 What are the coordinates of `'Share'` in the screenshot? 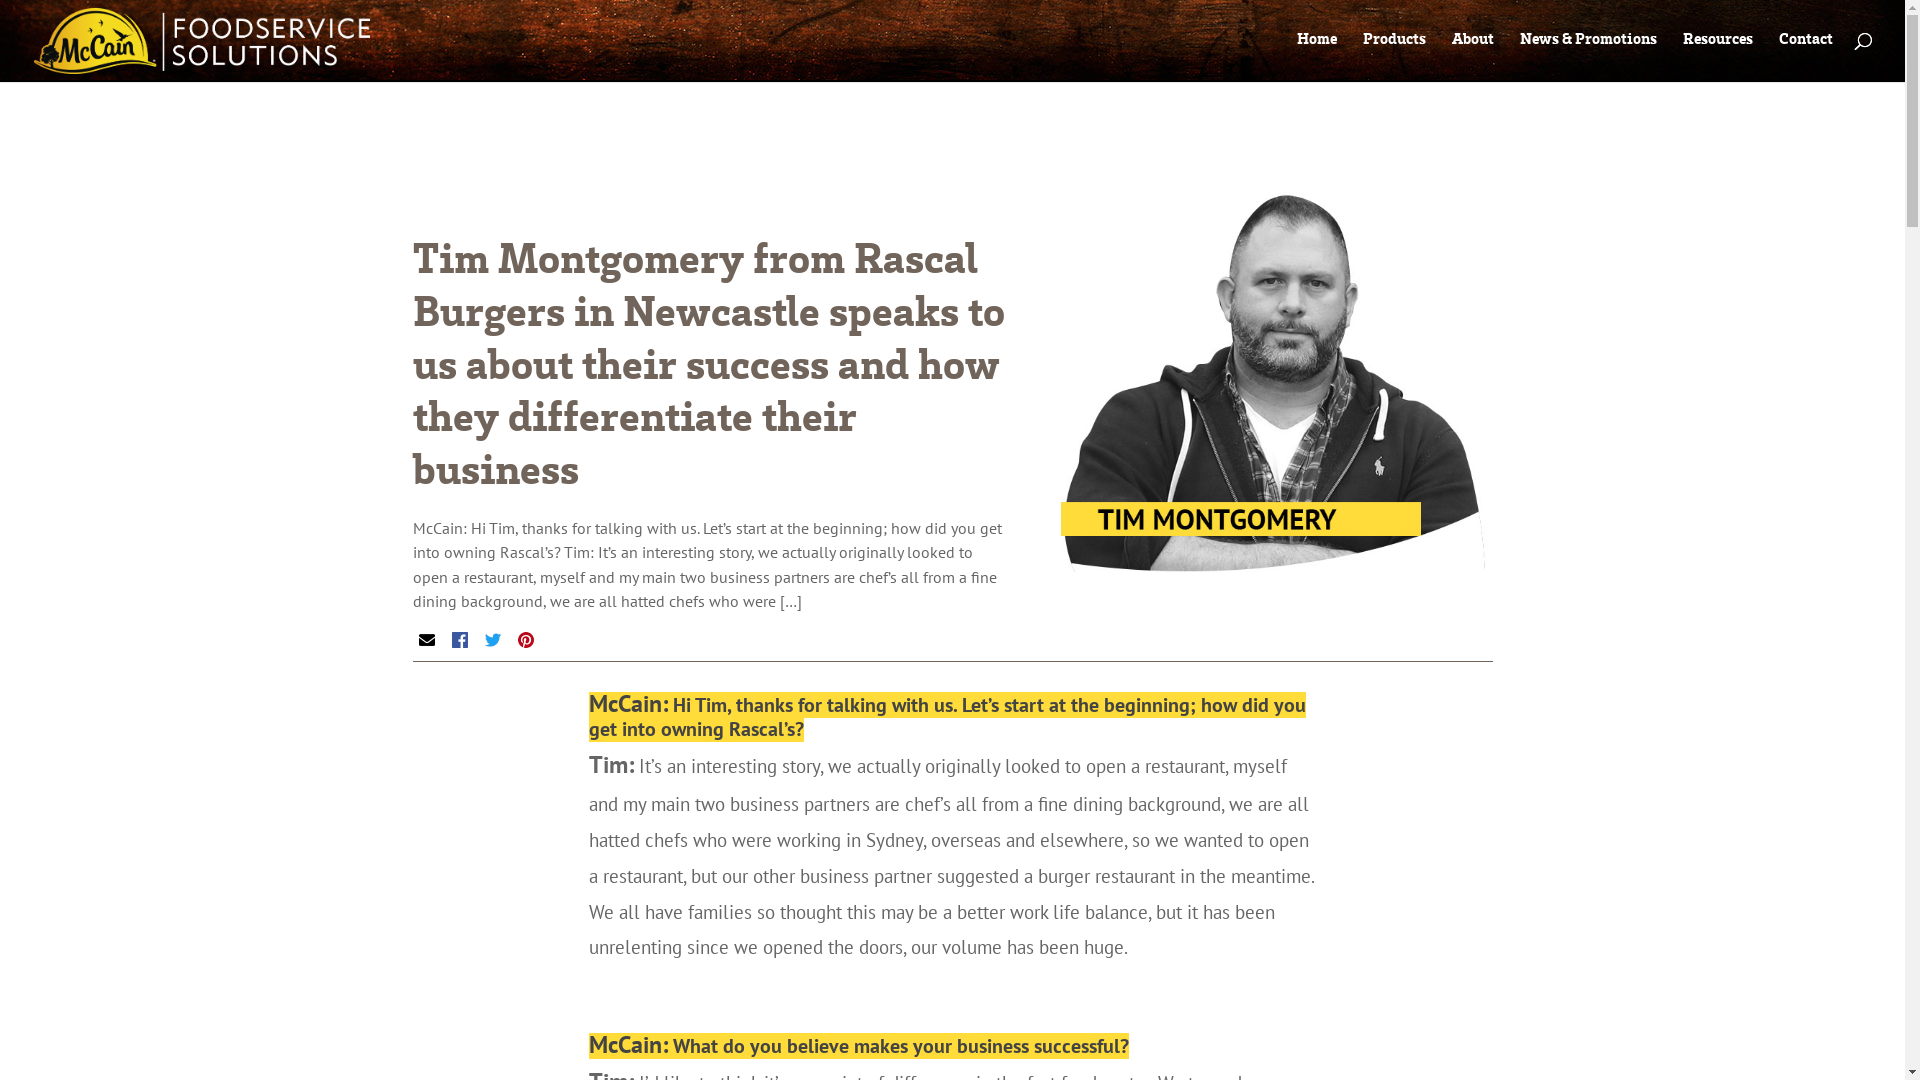 It's located at (459, 640).